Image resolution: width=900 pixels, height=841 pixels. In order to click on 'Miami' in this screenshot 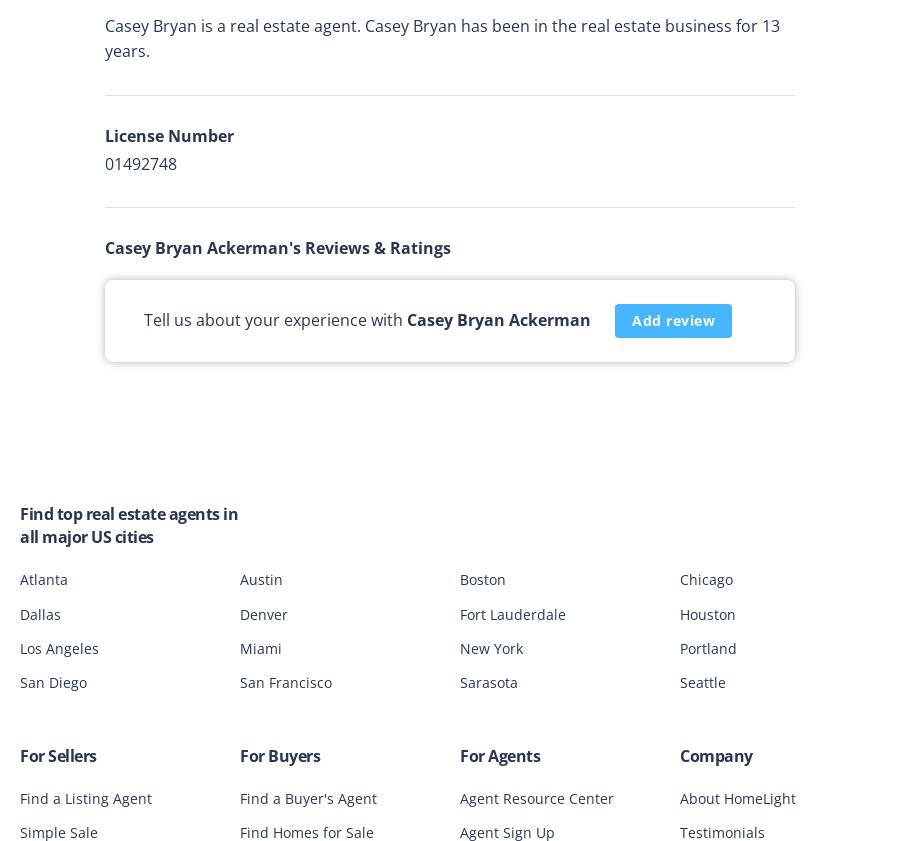, I will do `click(260, 647)`.